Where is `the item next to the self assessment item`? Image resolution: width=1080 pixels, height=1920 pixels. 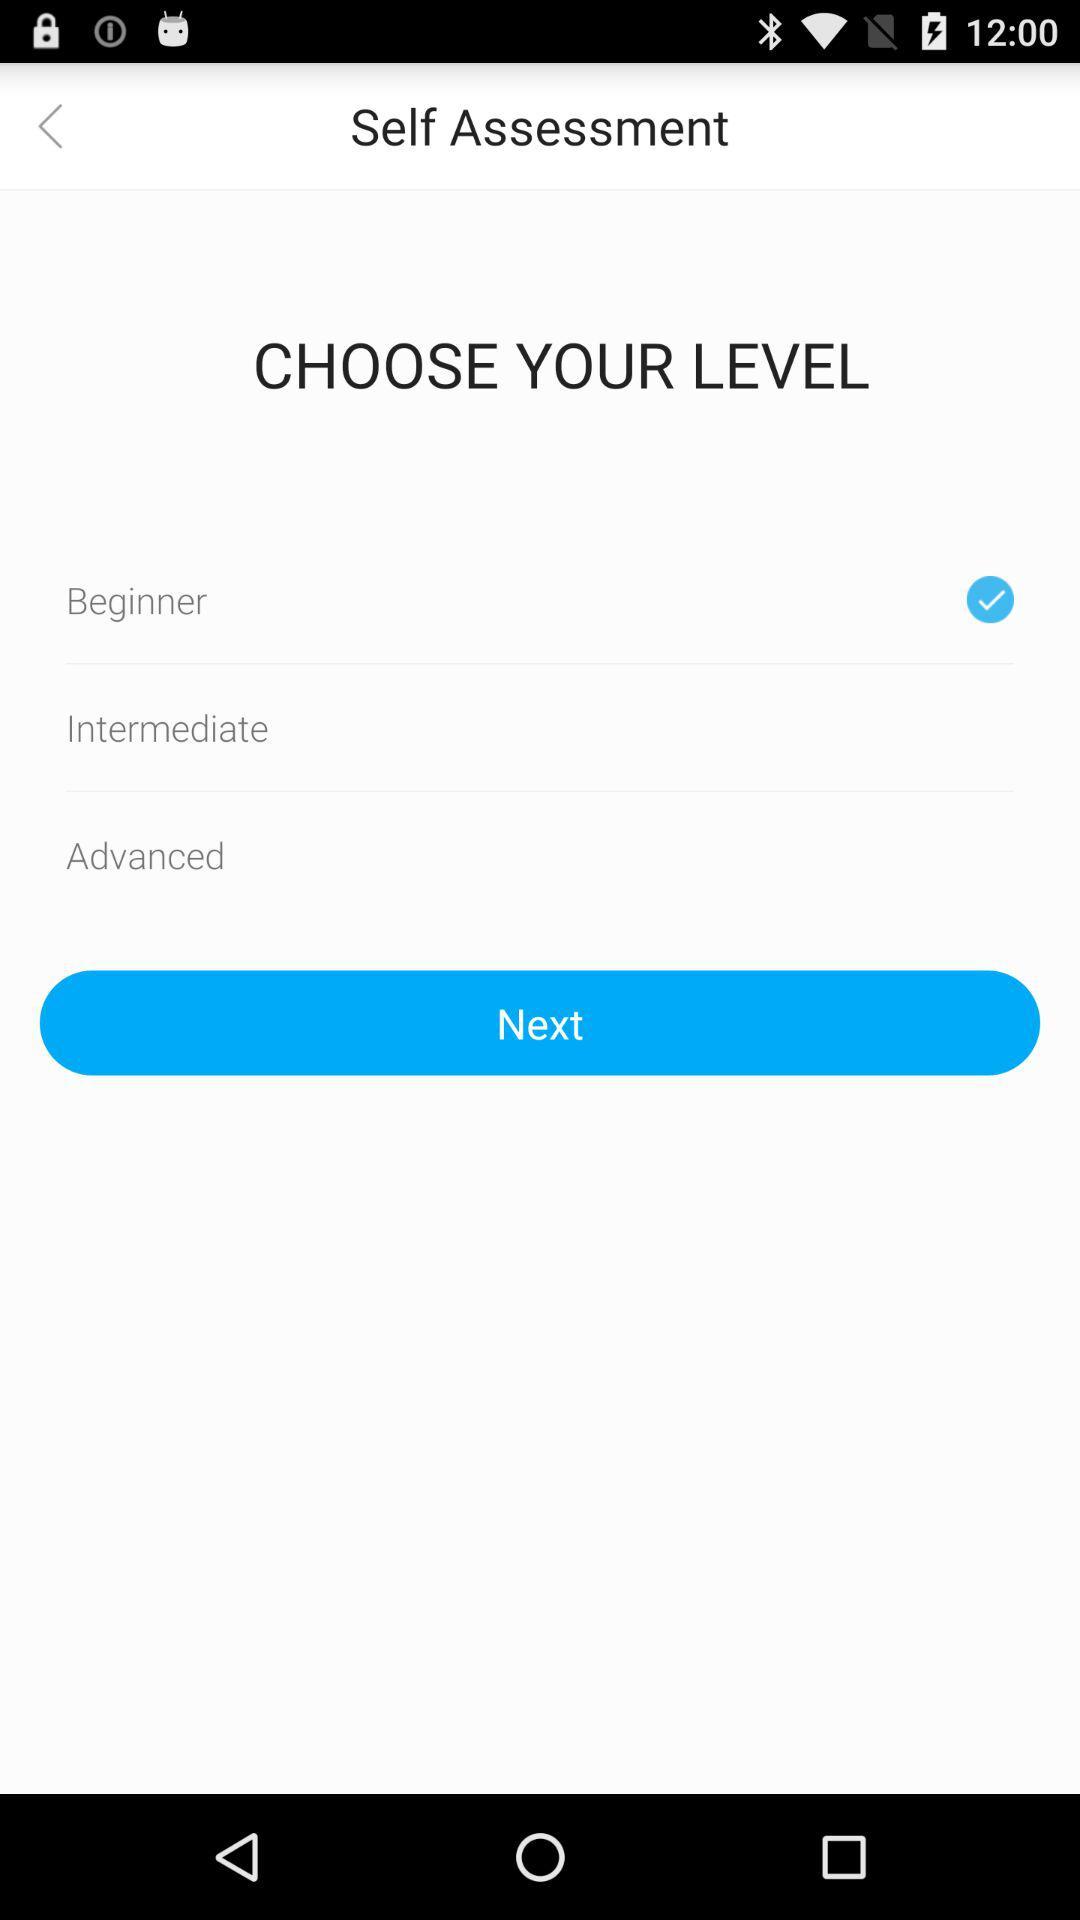 the item next to the self assessment item is located at coordinates (61, 124).